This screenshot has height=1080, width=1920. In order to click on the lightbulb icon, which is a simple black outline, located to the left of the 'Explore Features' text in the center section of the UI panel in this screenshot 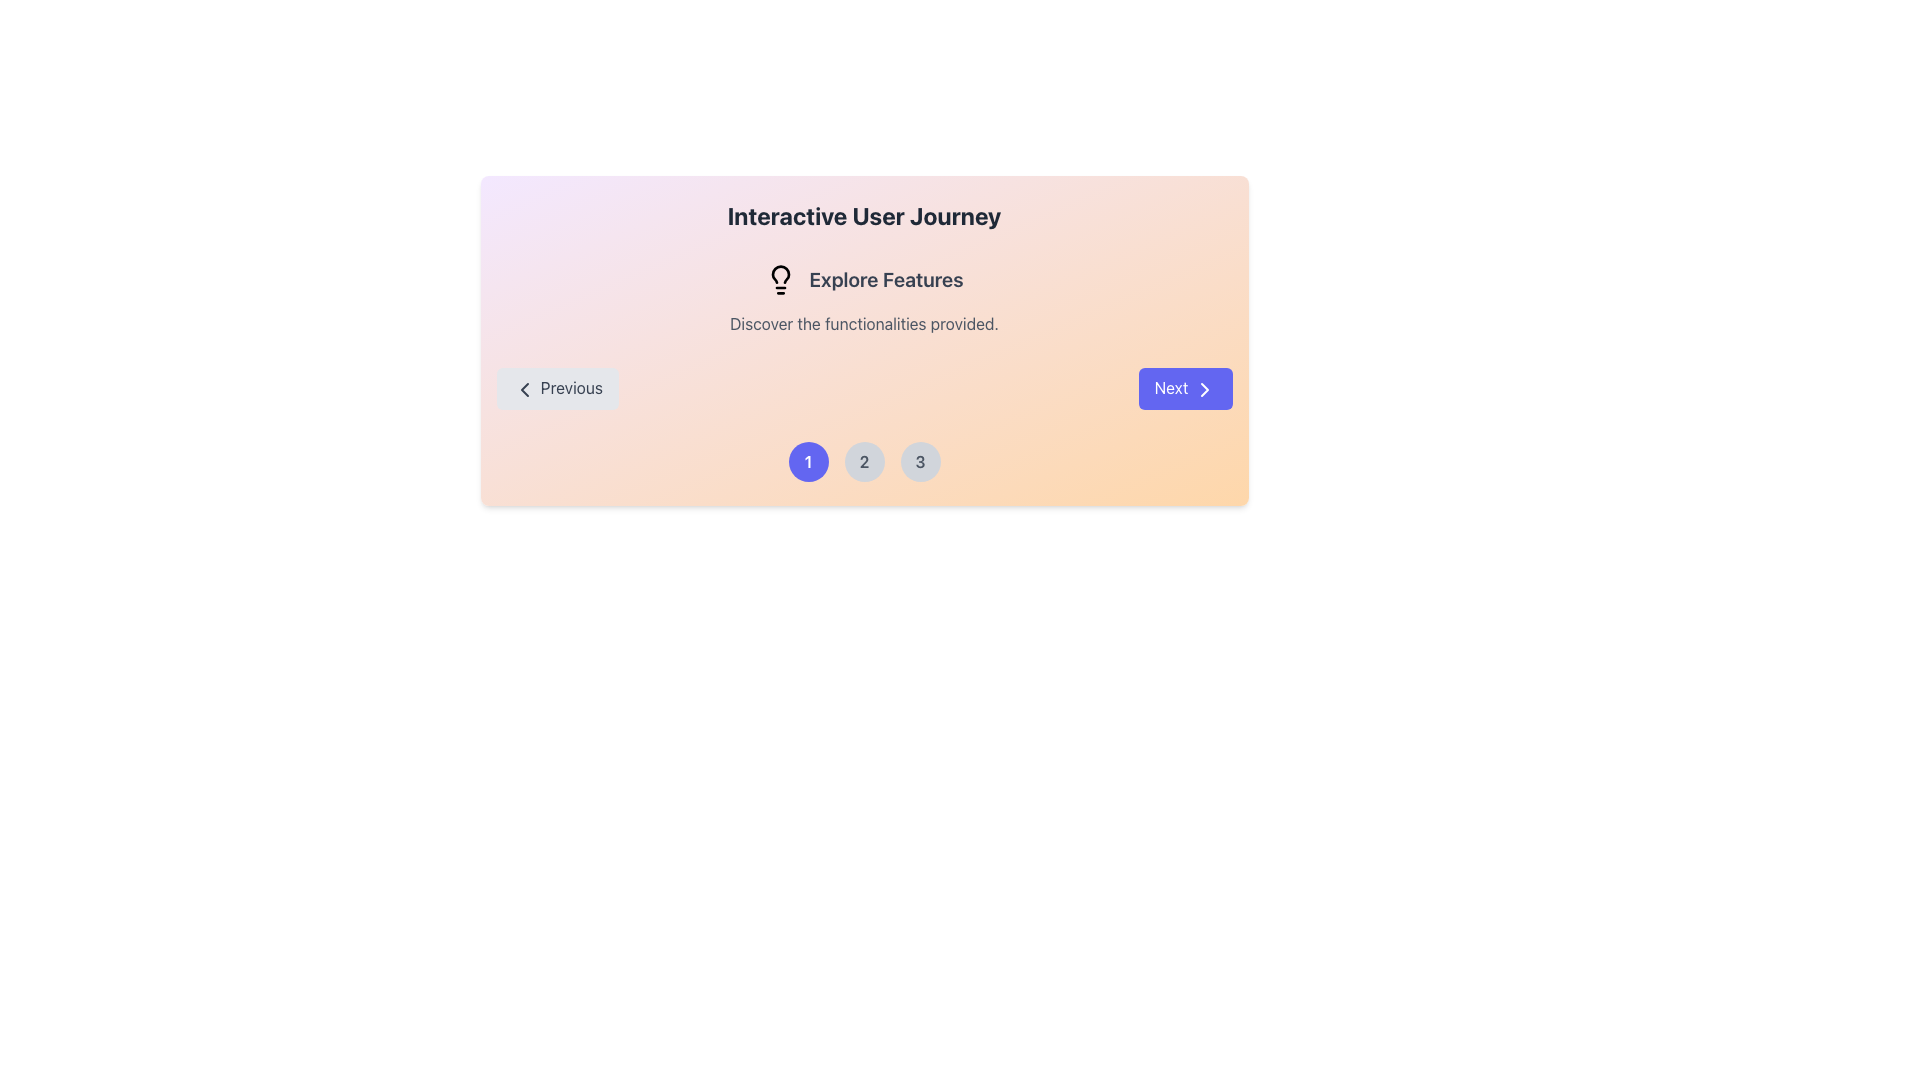, I will do `click(780, 280)`.